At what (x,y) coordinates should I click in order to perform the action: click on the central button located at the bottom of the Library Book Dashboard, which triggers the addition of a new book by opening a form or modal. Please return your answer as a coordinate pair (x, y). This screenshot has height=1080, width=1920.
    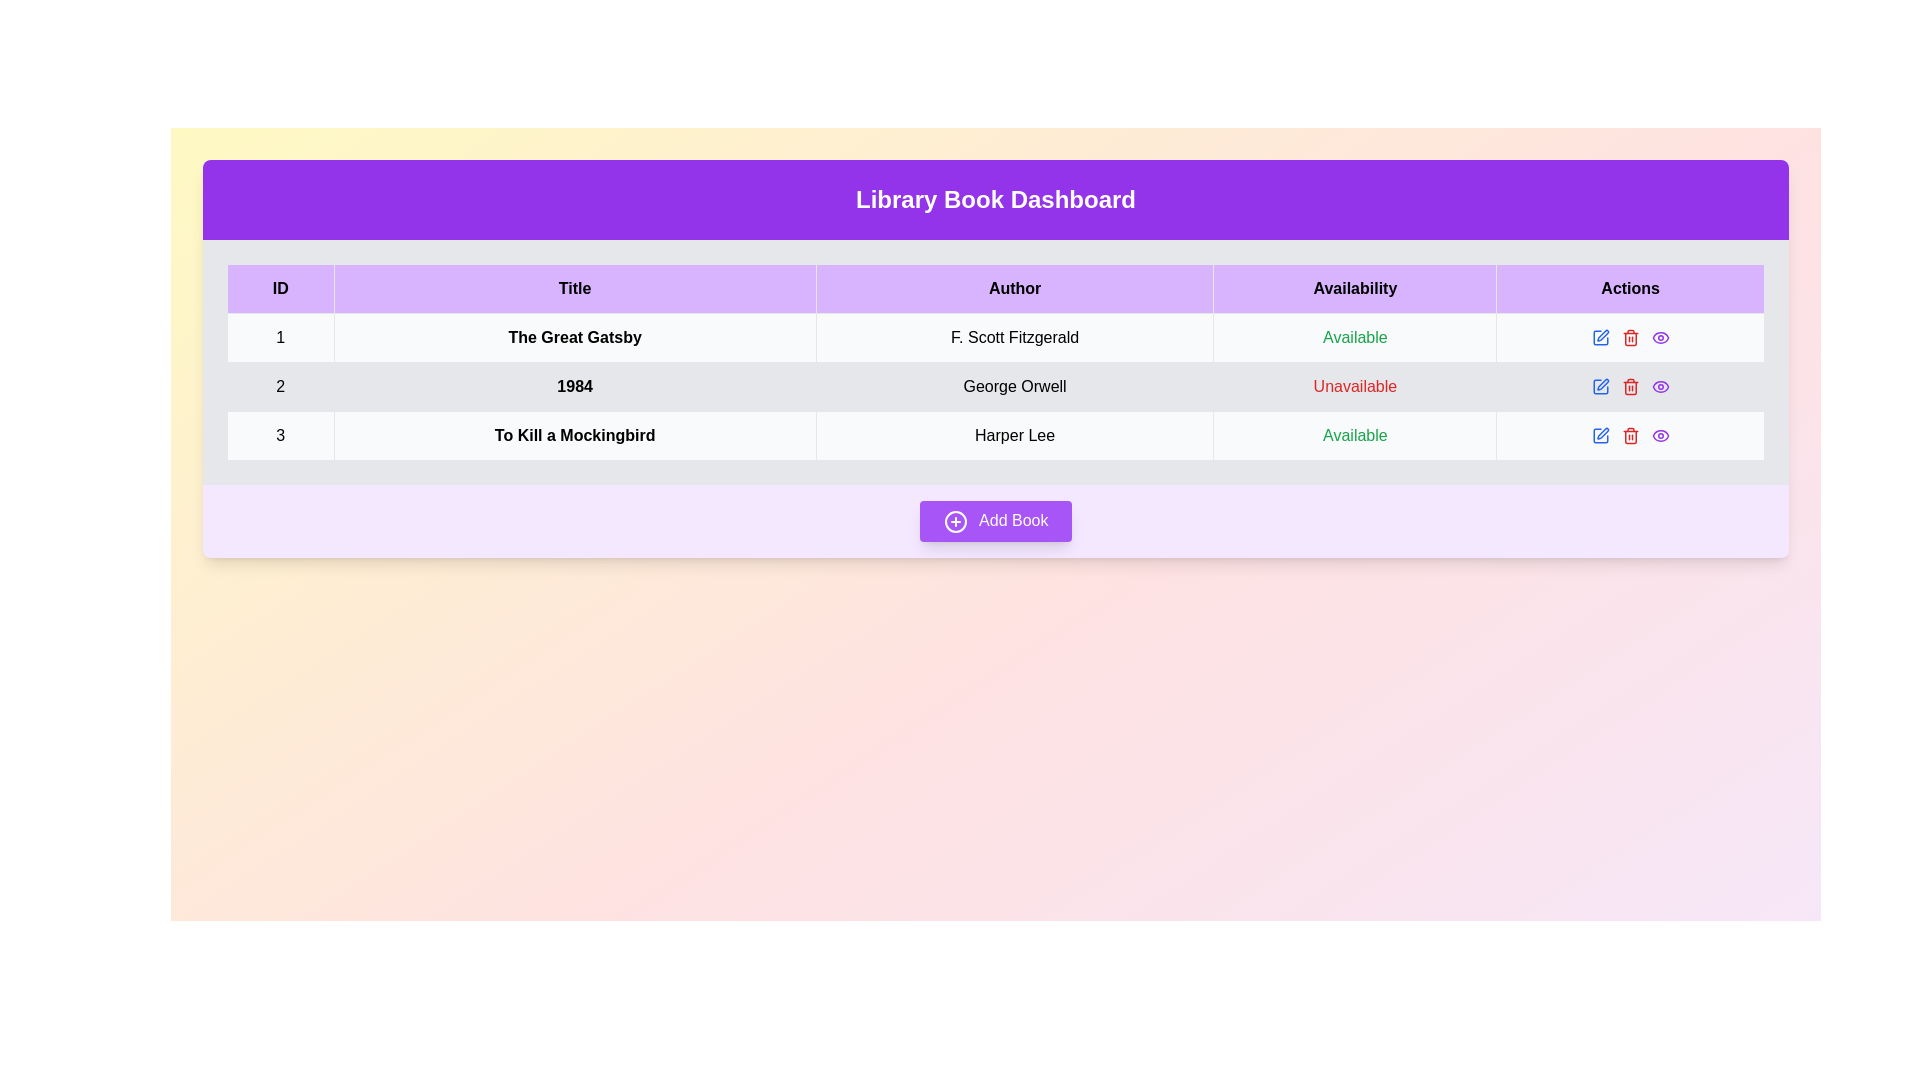
    Looking at the image, I should click on (996, 519).